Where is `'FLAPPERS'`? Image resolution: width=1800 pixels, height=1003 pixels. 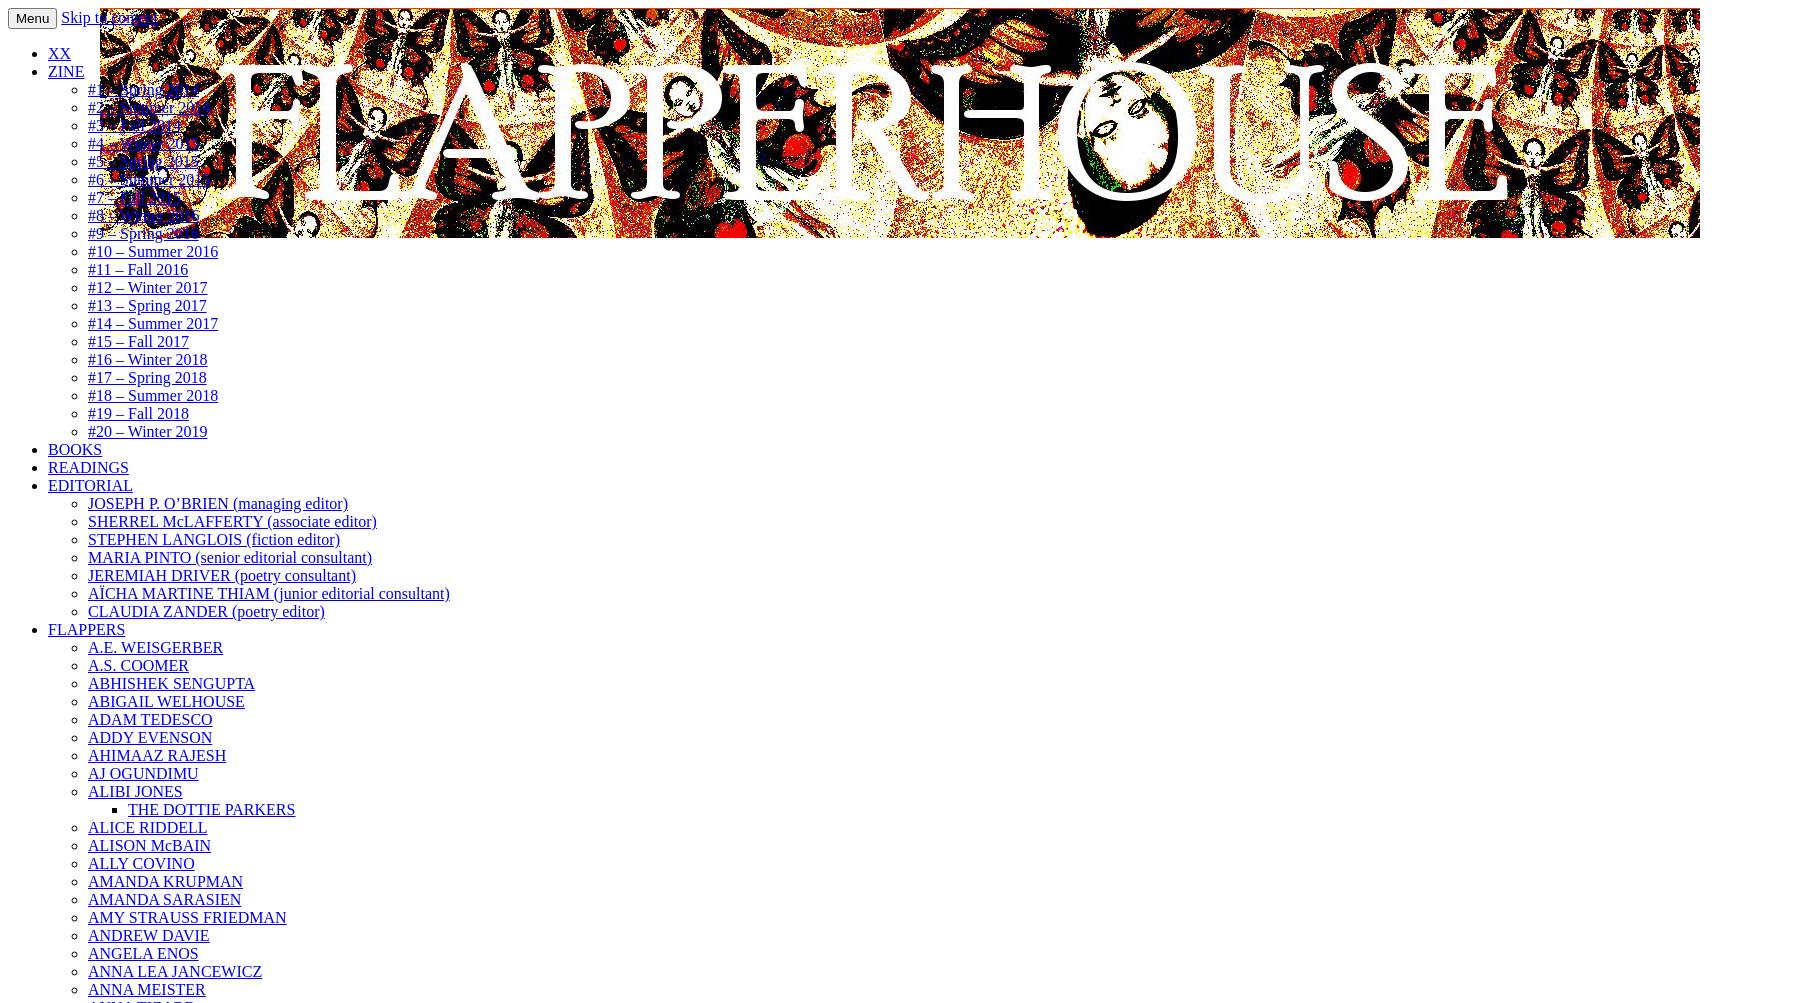 'FLAPPERS' is located at coordinates (85, 629).